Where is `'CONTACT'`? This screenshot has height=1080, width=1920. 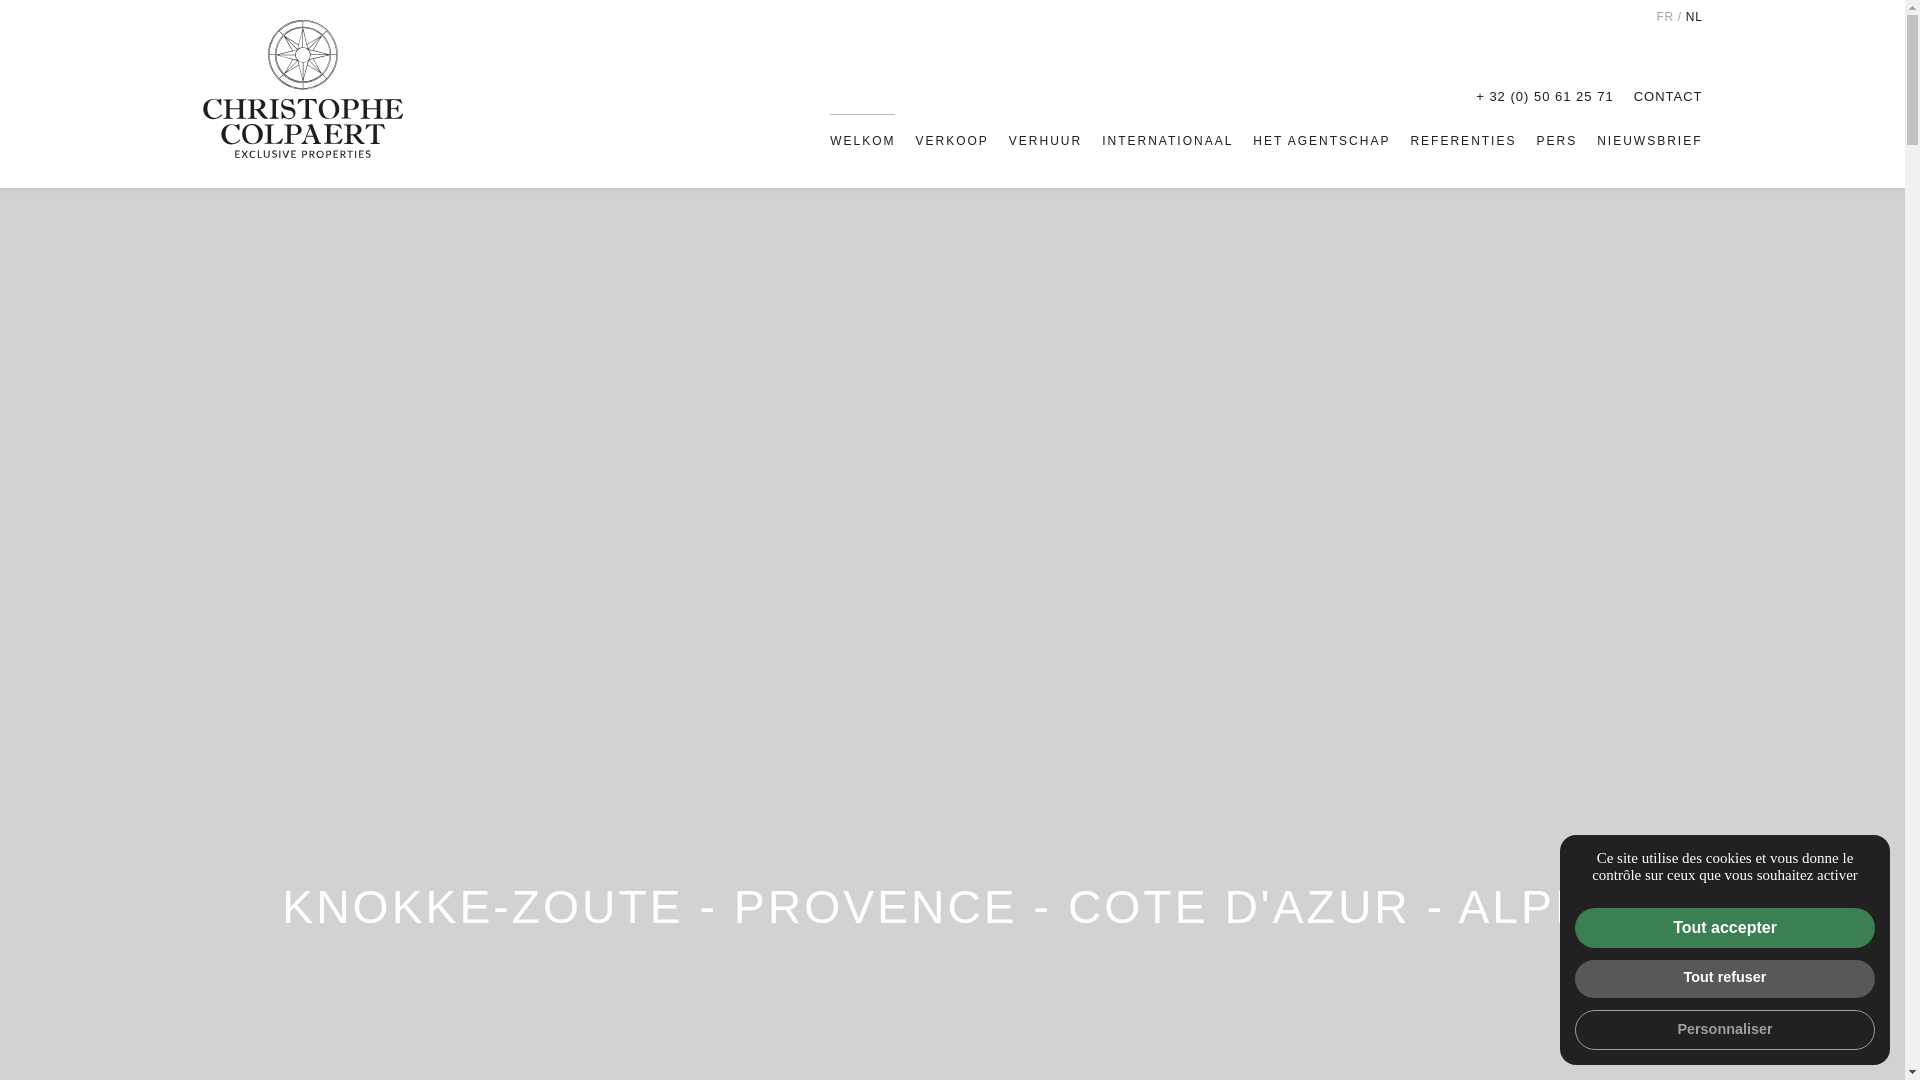 'CONTACT' is located at coordinates (1633, 96).